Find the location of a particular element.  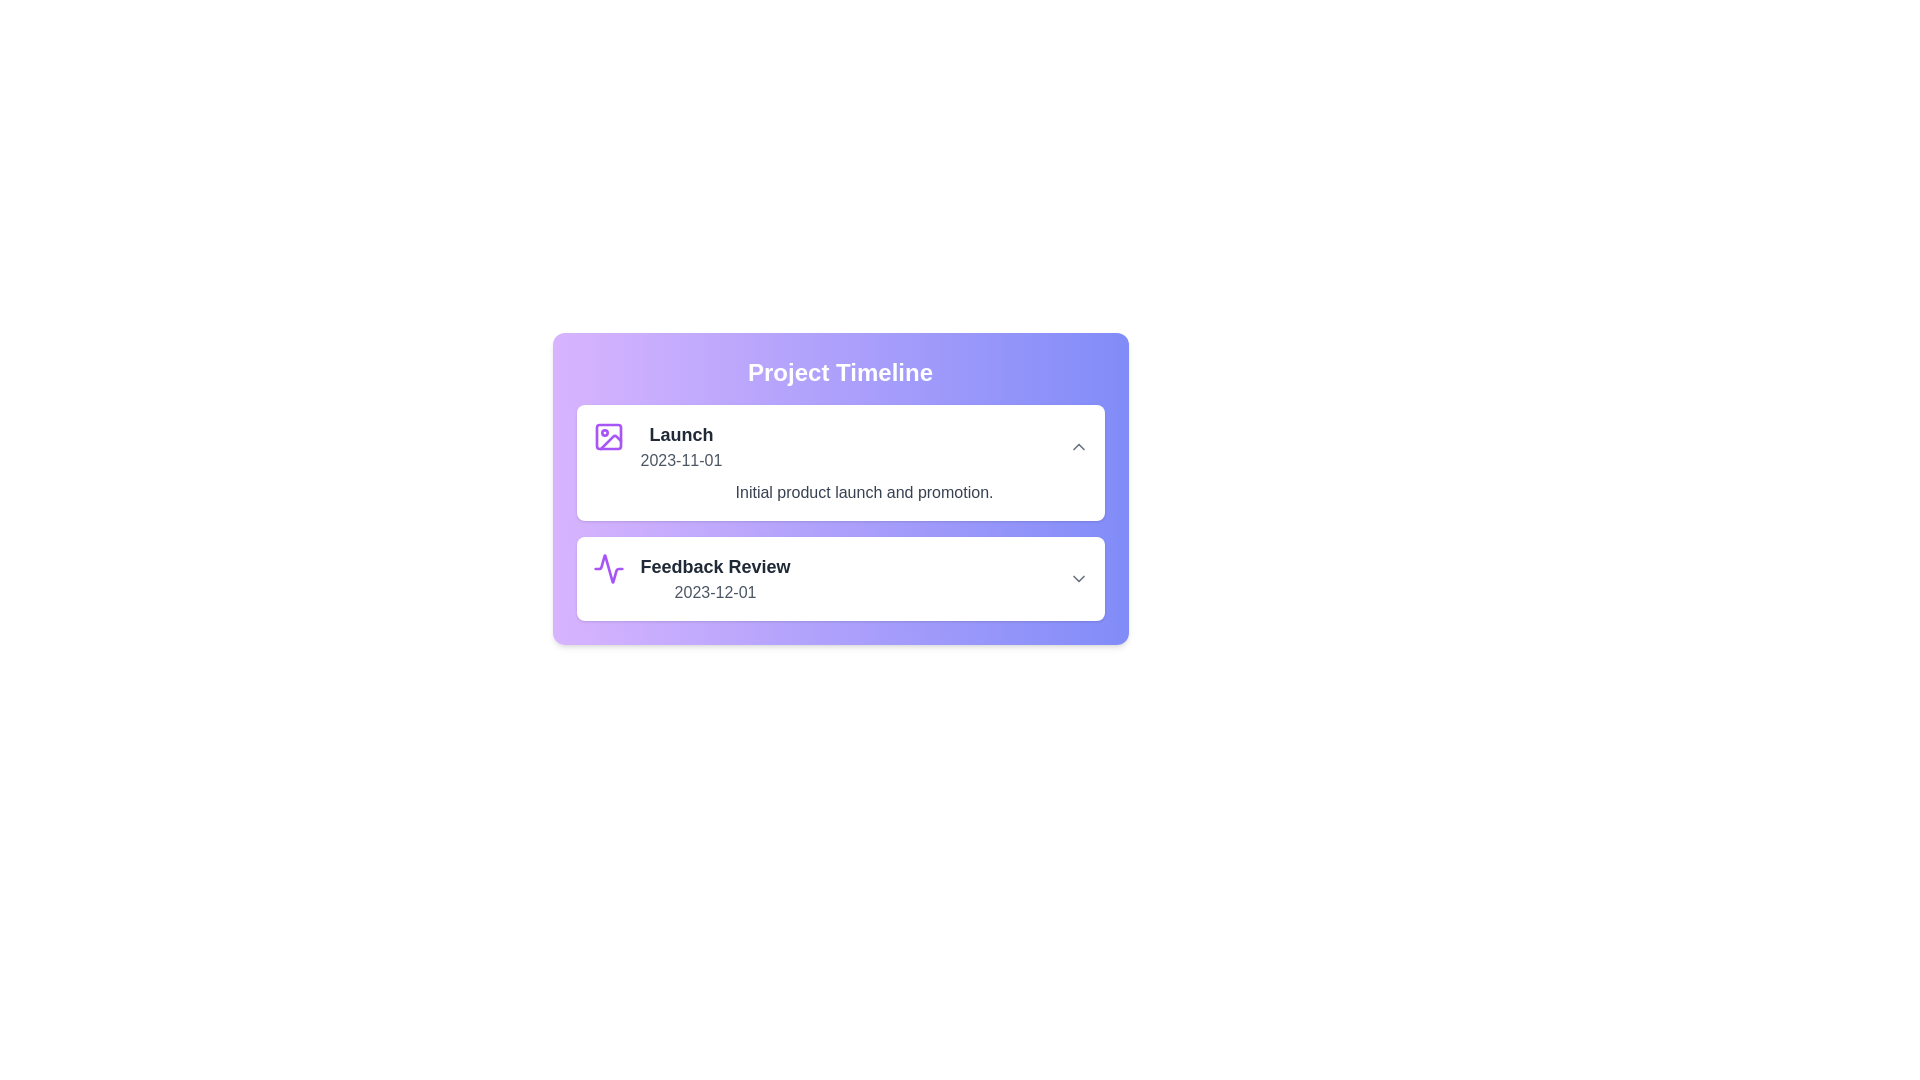

the timeline event display for 'Feedback Review' dated '2023-12-01', which is the second entry in the timeline is located at coordinates (715, 578).